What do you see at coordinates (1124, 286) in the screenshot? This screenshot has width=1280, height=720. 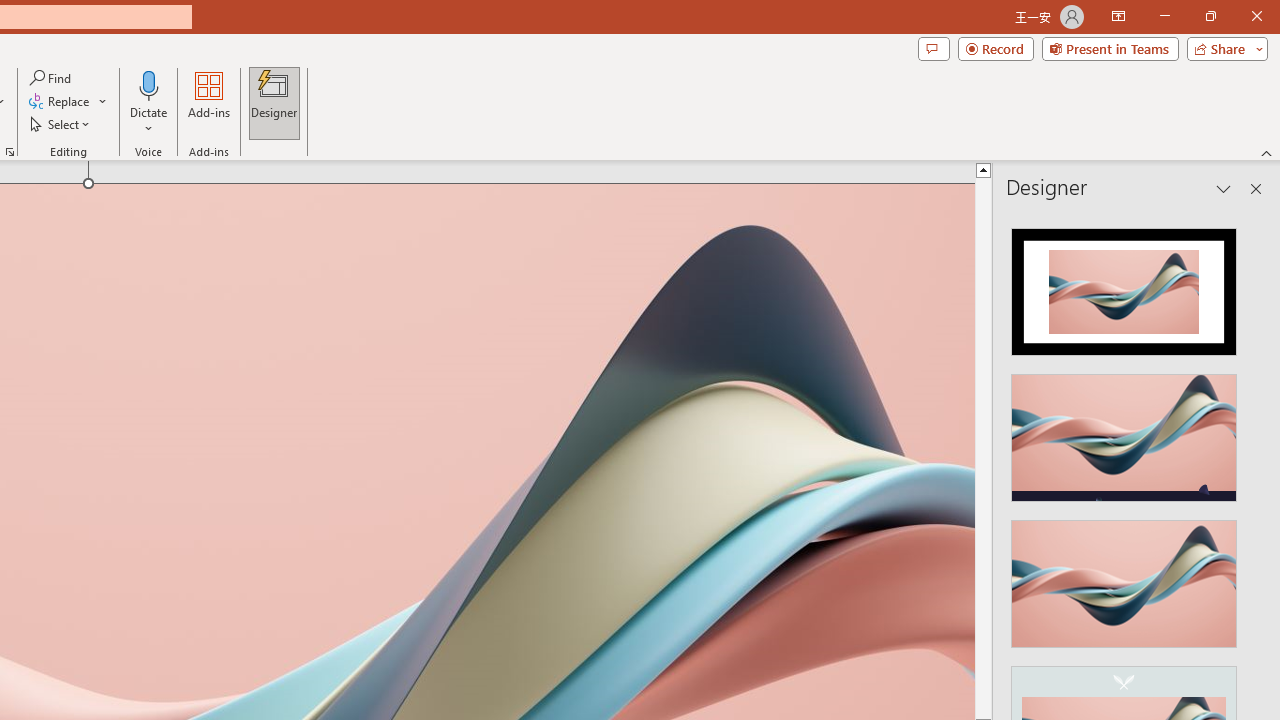 I see `'Recommended Design: Design Idea'` at bounding box center [1124, 286].